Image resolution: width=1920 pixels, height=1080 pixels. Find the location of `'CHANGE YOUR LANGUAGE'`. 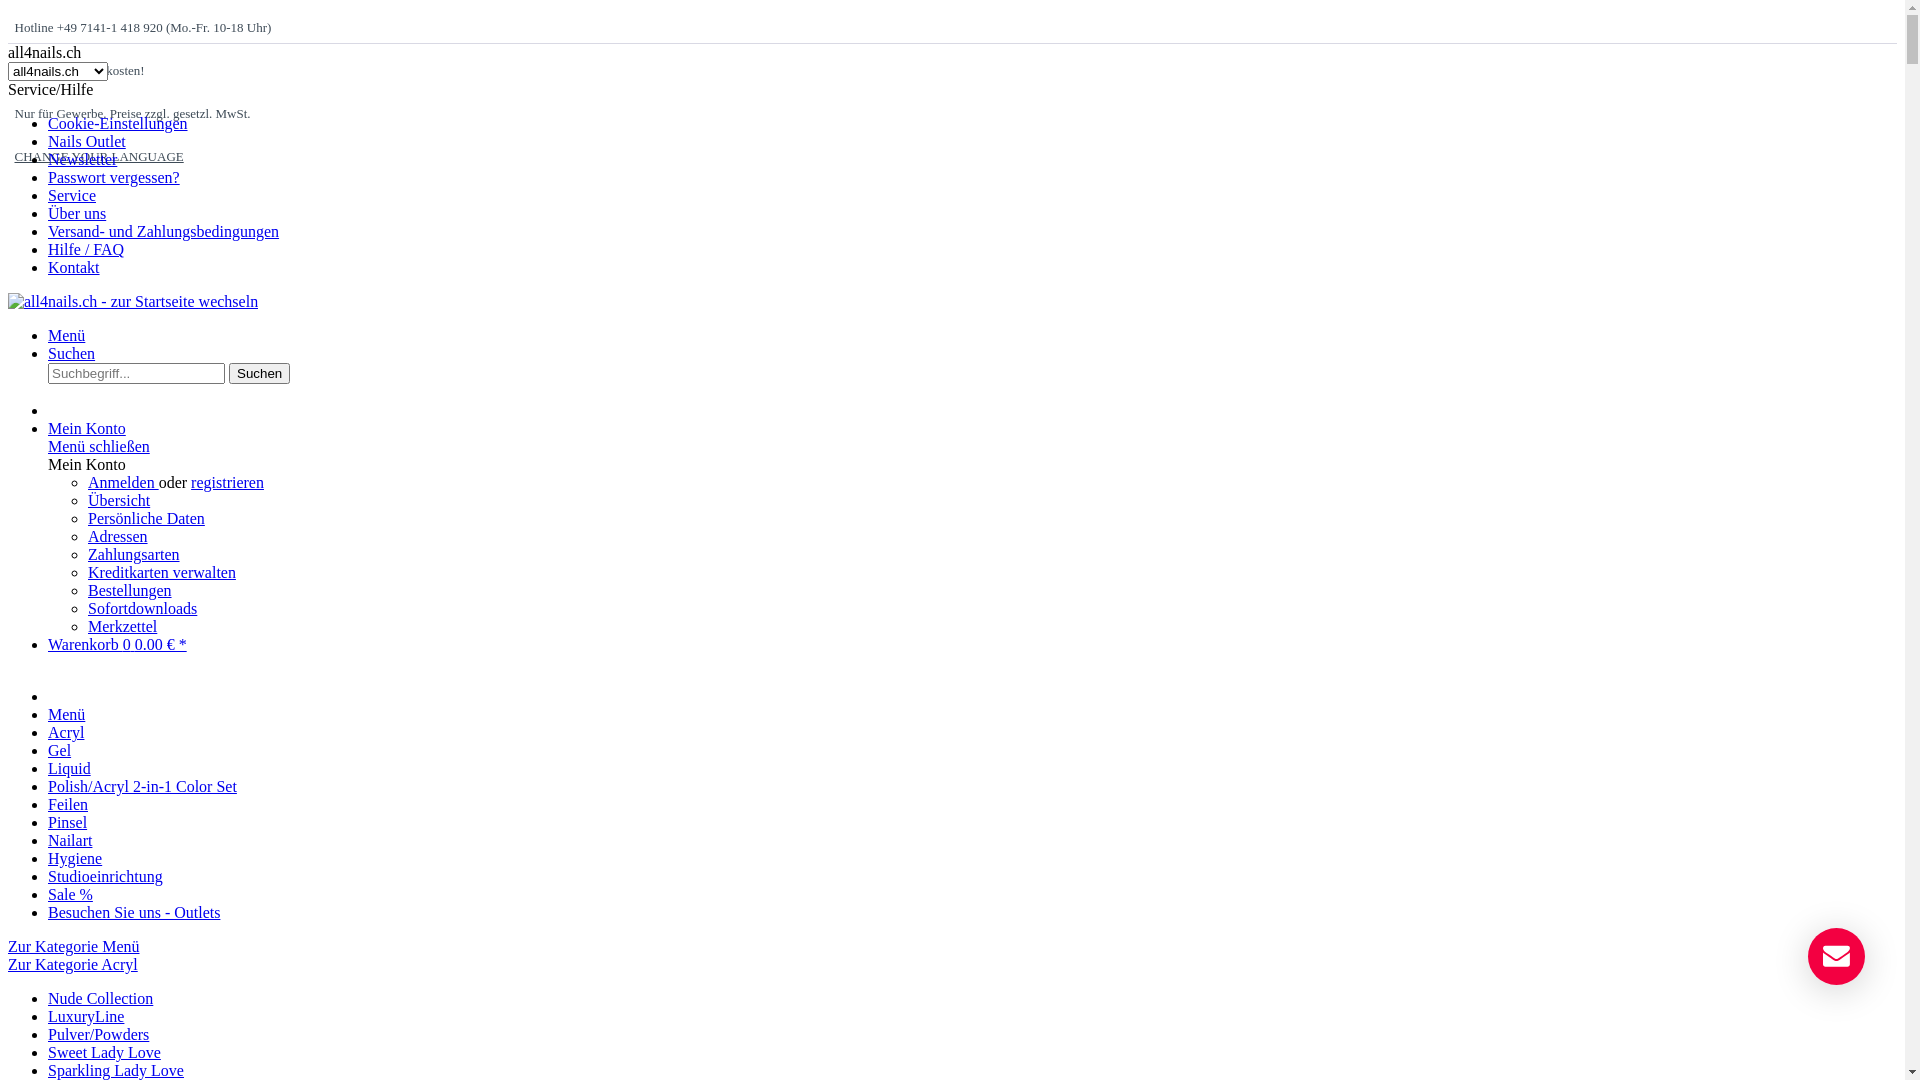

'CHANGE YOUR LANGUAGE' is located at coordinates (97, 155).